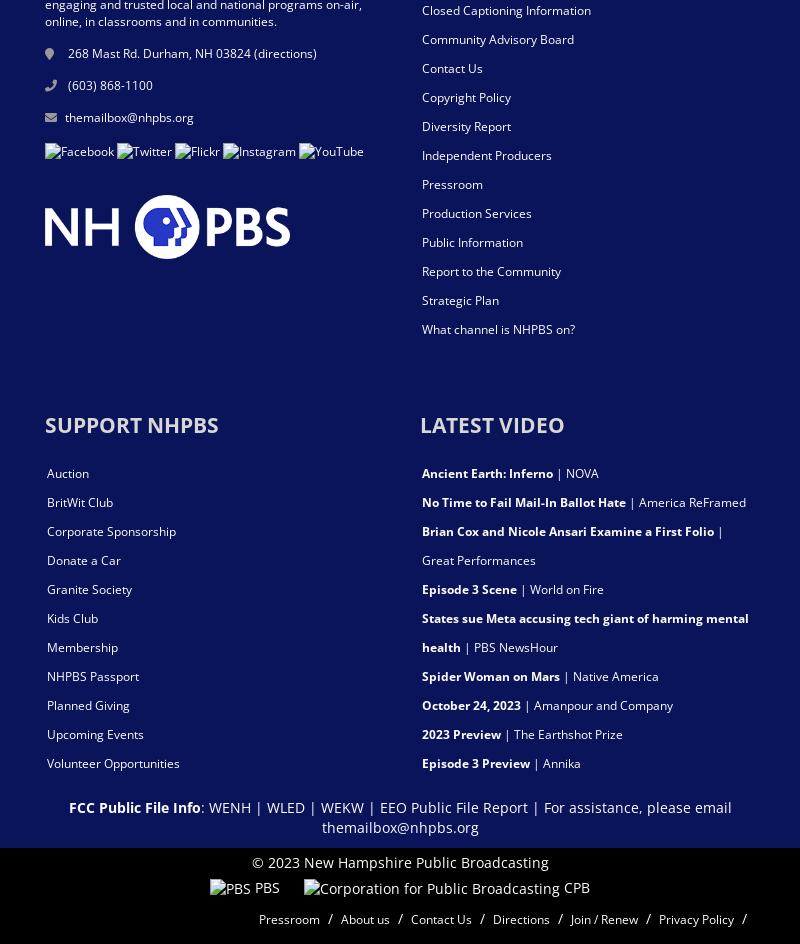  Describe the element at coordinates (508, 646) in the screenshot. I see `'| 
				PBS NewsHour'` at that location.